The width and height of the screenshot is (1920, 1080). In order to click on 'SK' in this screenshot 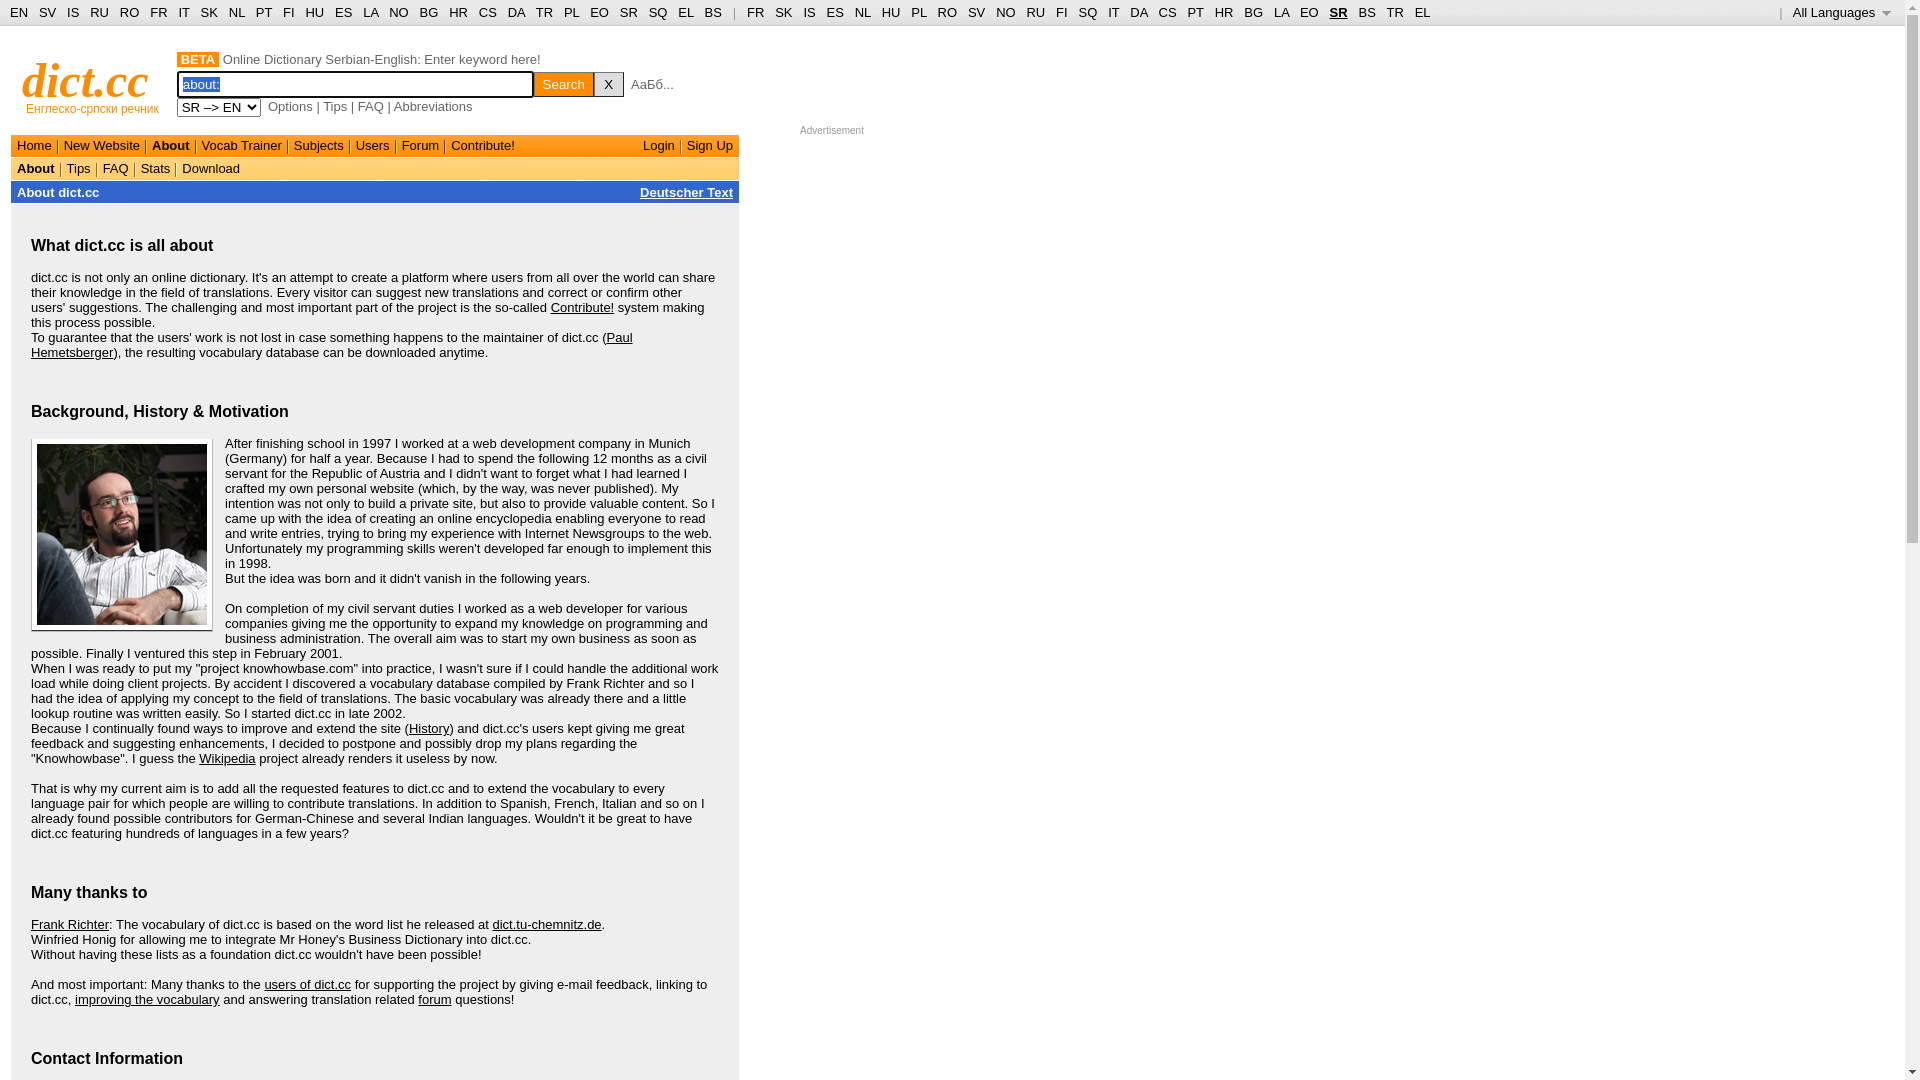, I will do `click(209, 12)`.